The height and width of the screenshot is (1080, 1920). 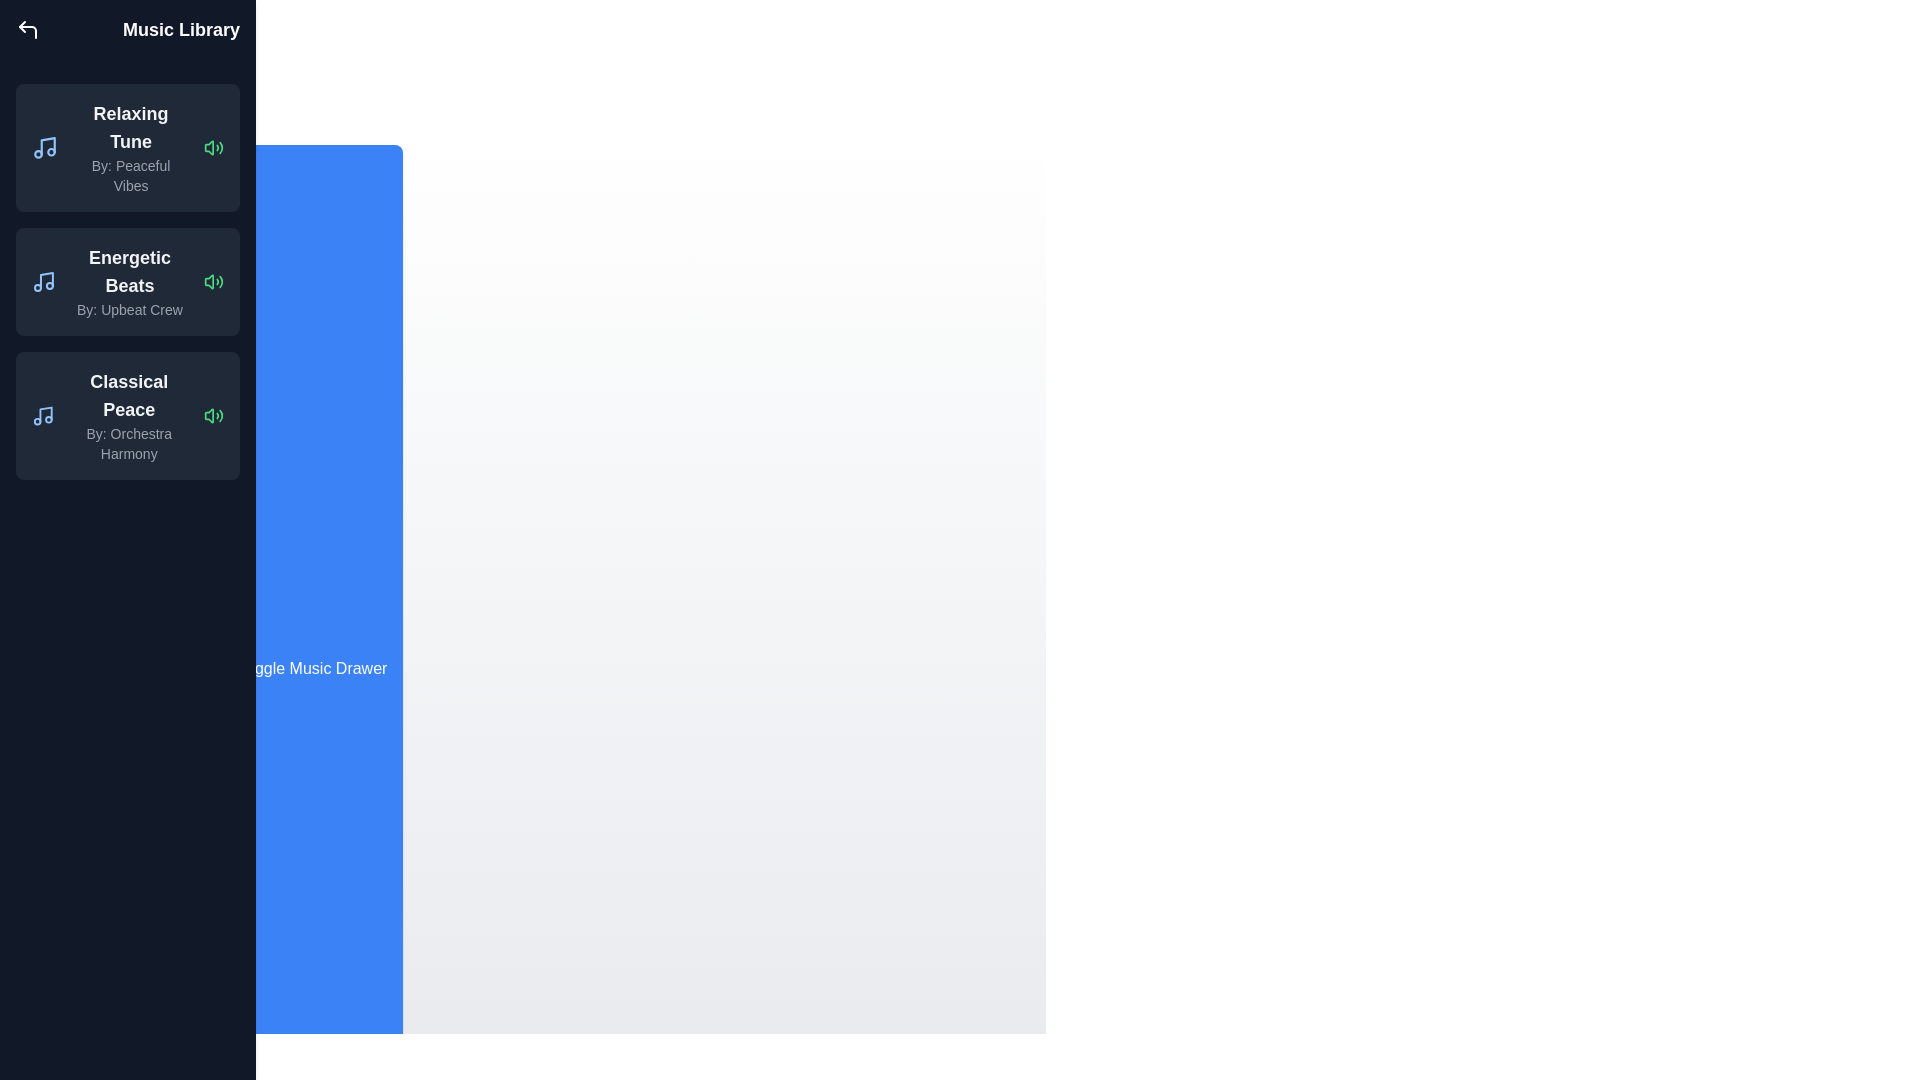 What do you see at coordinates (28, 30) in the screenshot?
I see `the close button (corner-up-left icon) to close the Music Library Drawer` at bounding box center [28, 30].